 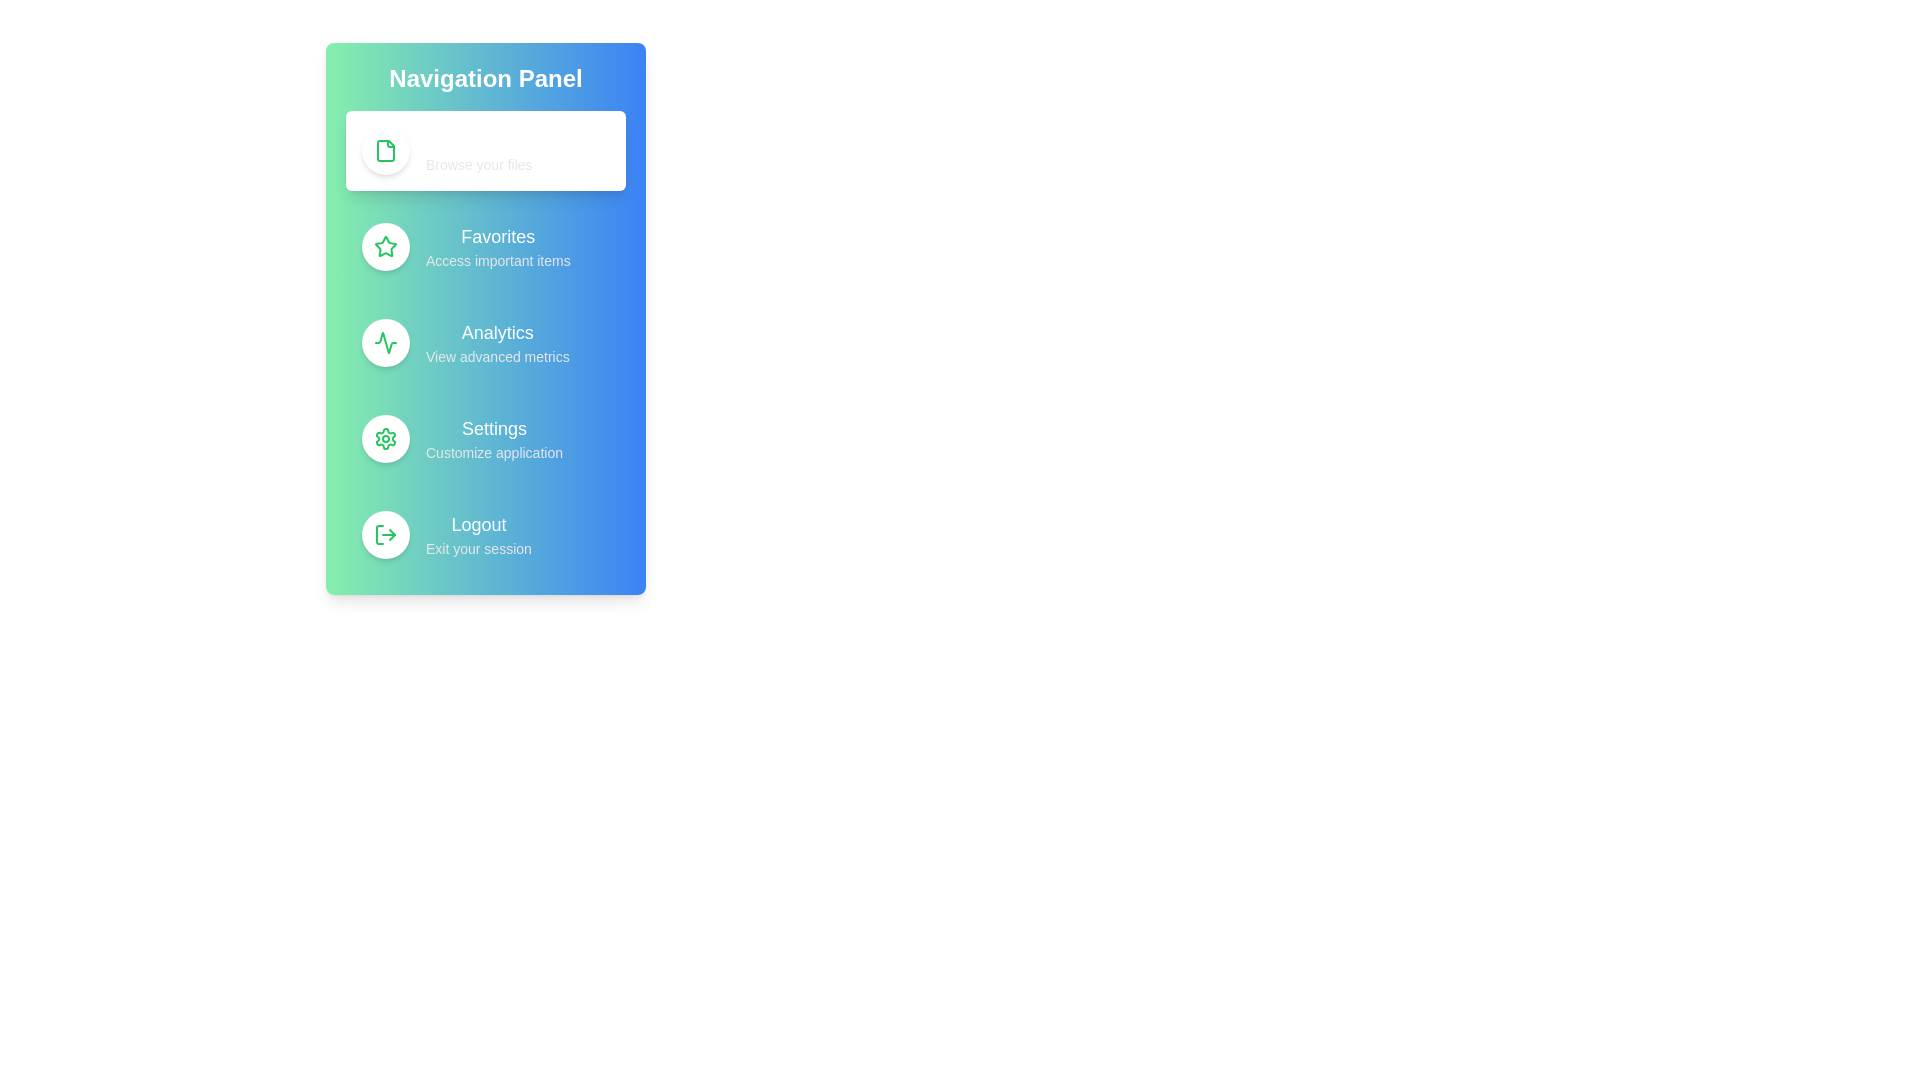 I want to click on the icon for Analytics, so click(x=385, y=342).